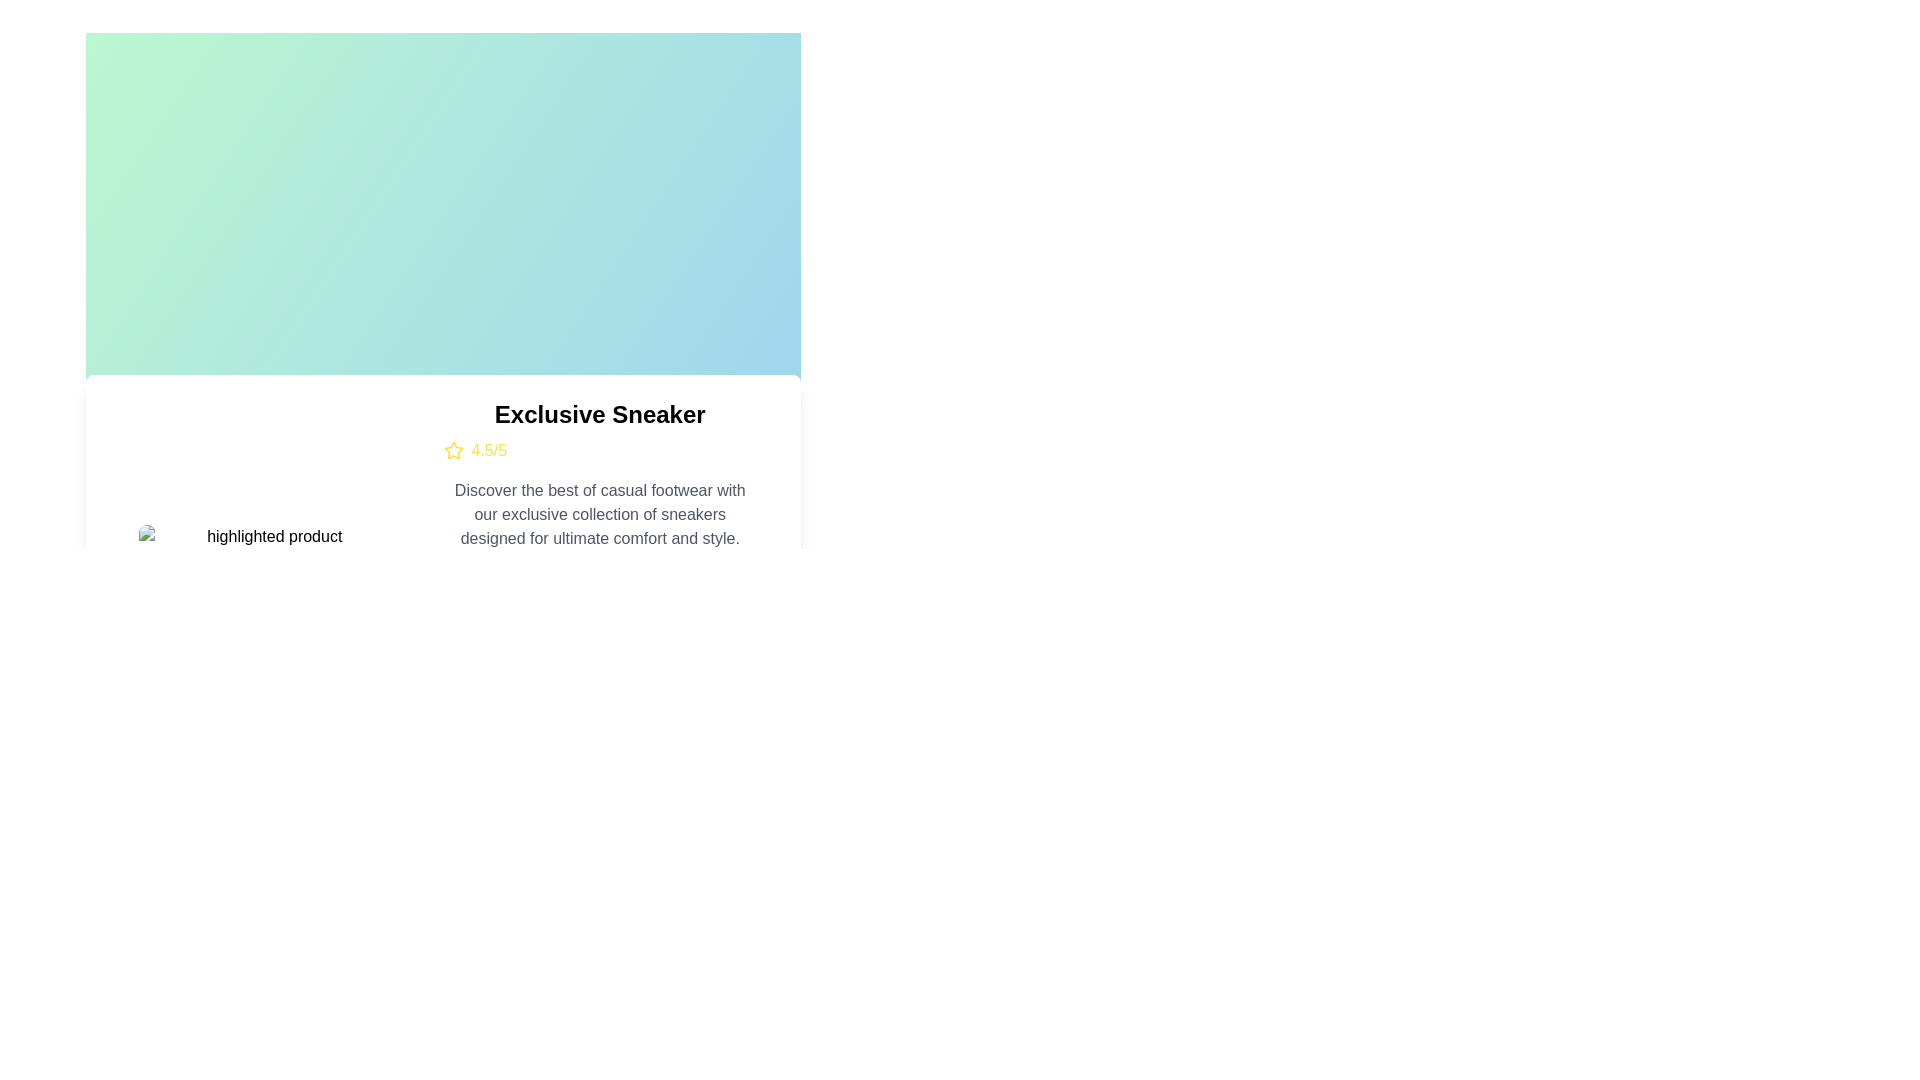 The image size is (1920, 1080). I want to click on the star-shaped icon representing the rating in the review section for 'Exclusive Sneaker', so click(451, 450).